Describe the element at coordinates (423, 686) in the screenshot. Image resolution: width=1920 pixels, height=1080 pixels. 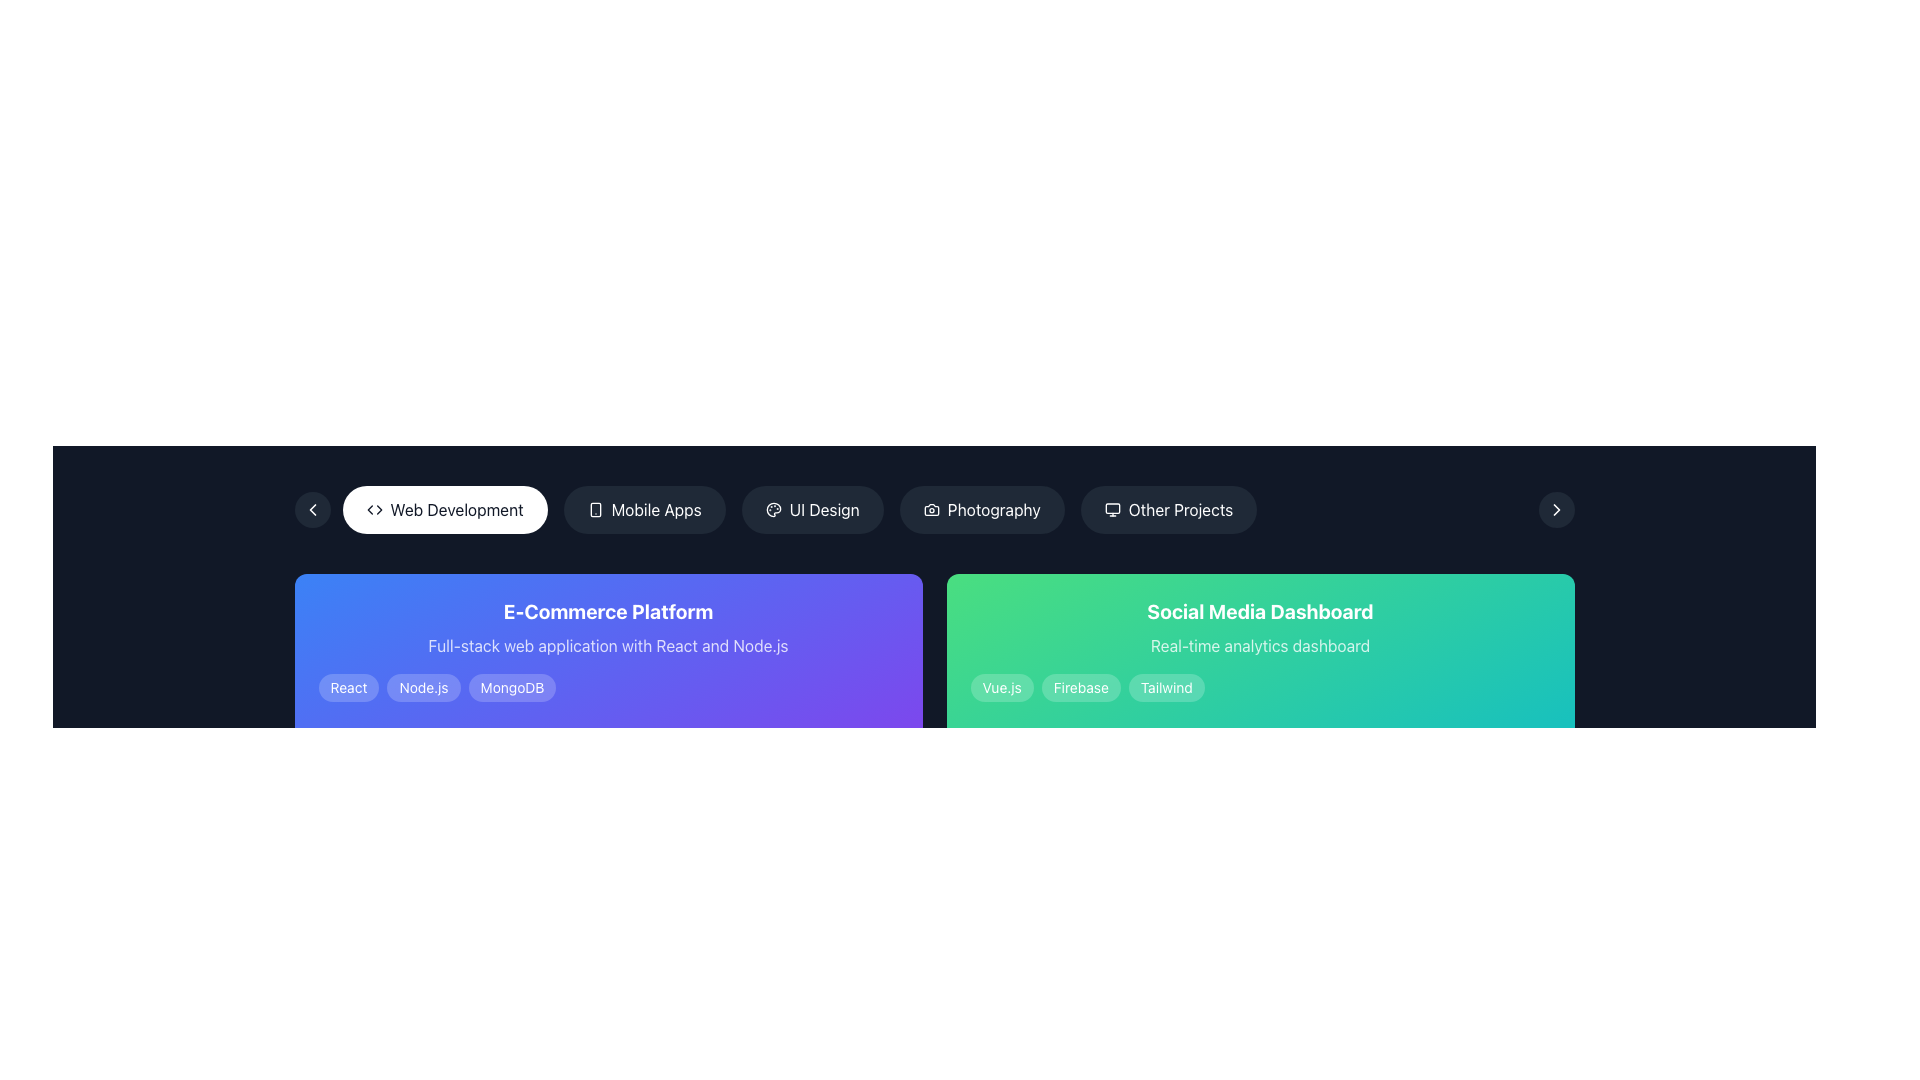
I see `the pill-shaped label with the text 'Node.js', which has a light purple background and white text, located near the bottom of the 'E-Commerce Platform' card, as it is the second label in a group of three labels` at that location.